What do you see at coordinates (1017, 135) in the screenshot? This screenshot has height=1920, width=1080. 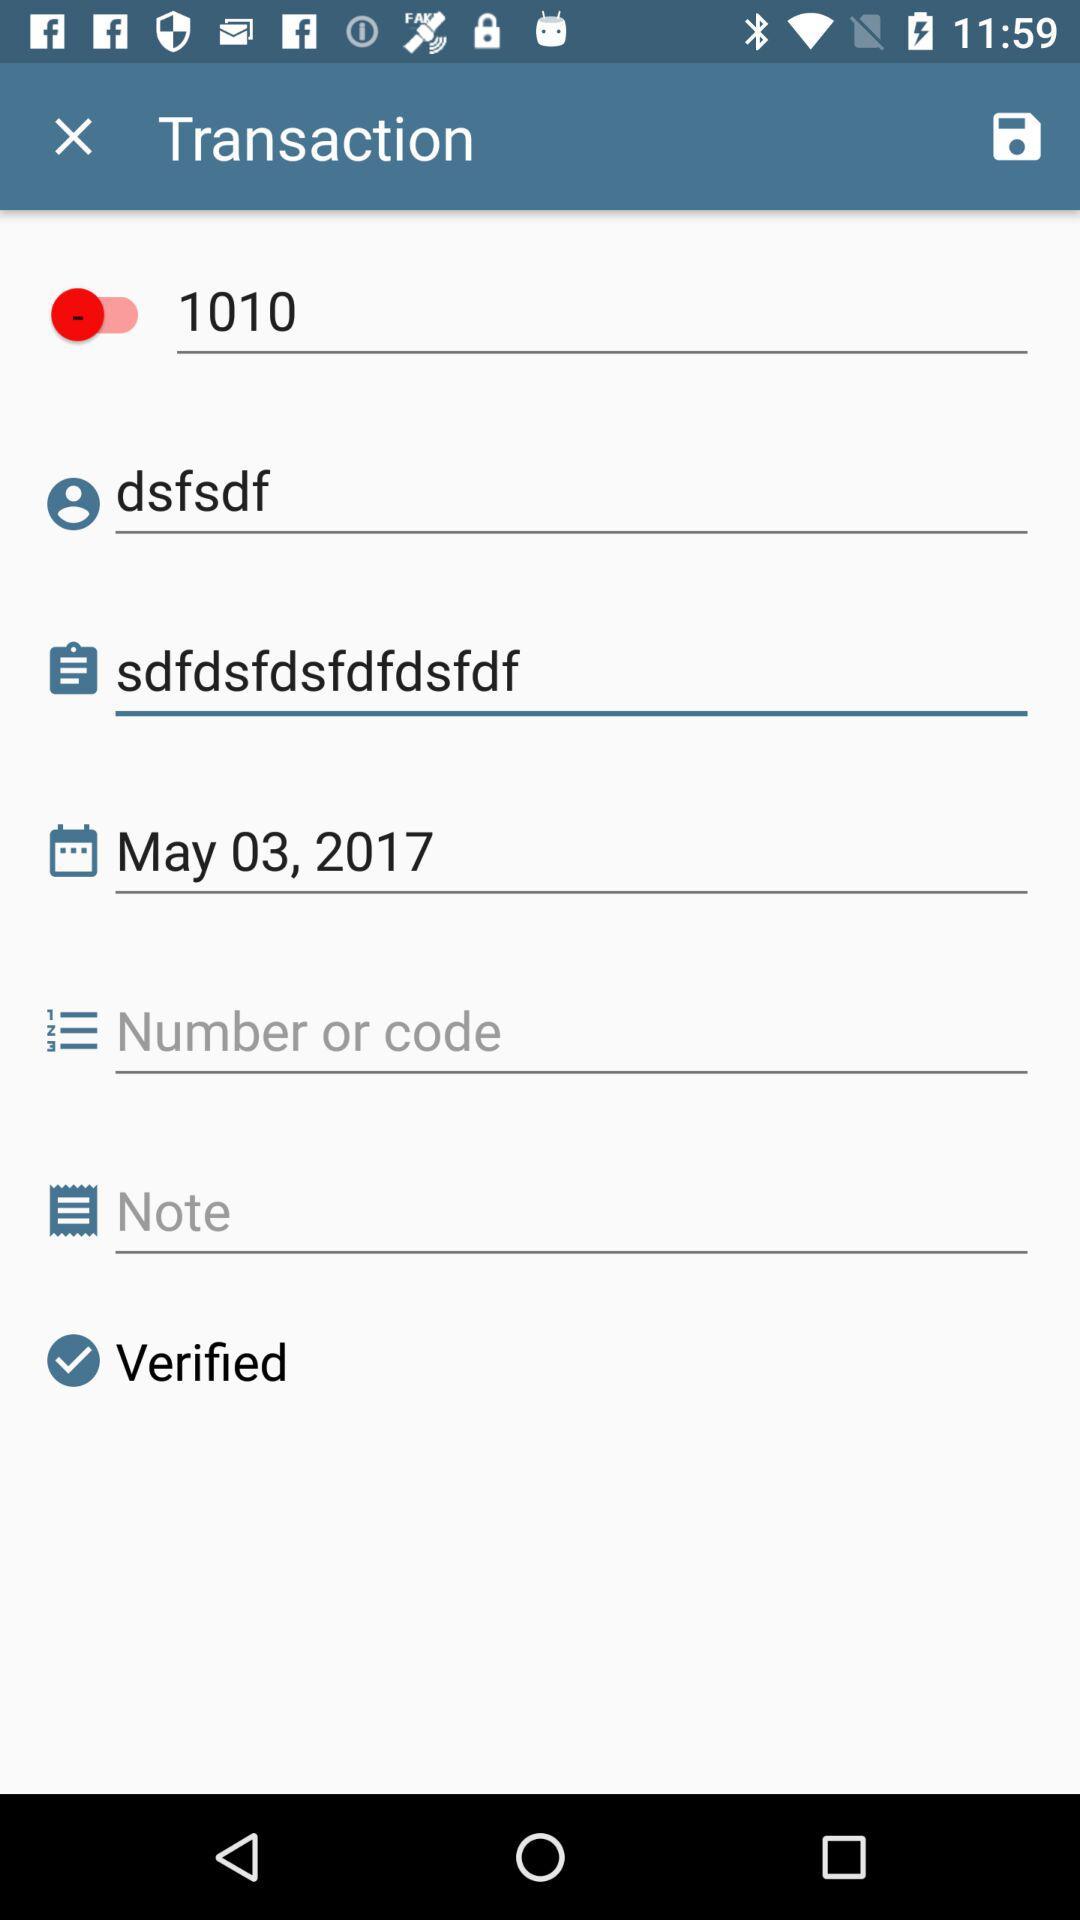 I see `icon to the right of the transaction` at bounding box center [1017, 135].